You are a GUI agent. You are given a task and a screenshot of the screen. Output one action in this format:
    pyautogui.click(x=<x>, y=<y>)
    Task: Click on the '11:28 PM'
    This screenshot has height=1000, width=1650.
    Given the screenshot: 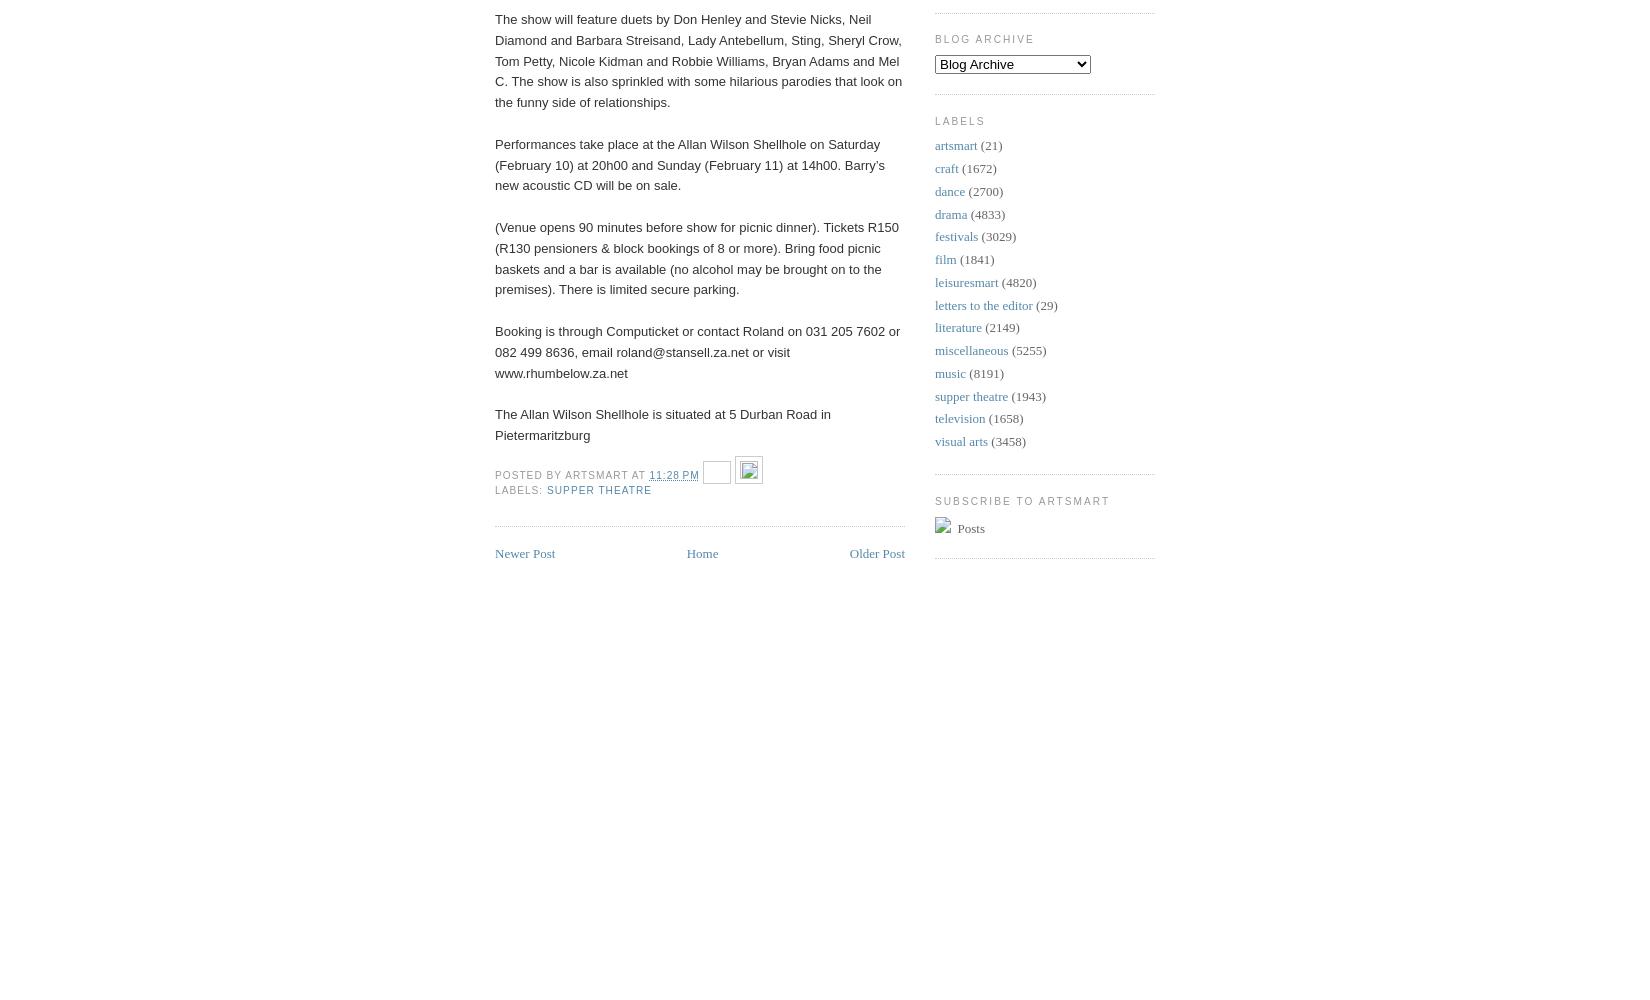 What is the action you would take?
    pyautogui.click(x=673, y=474)
    